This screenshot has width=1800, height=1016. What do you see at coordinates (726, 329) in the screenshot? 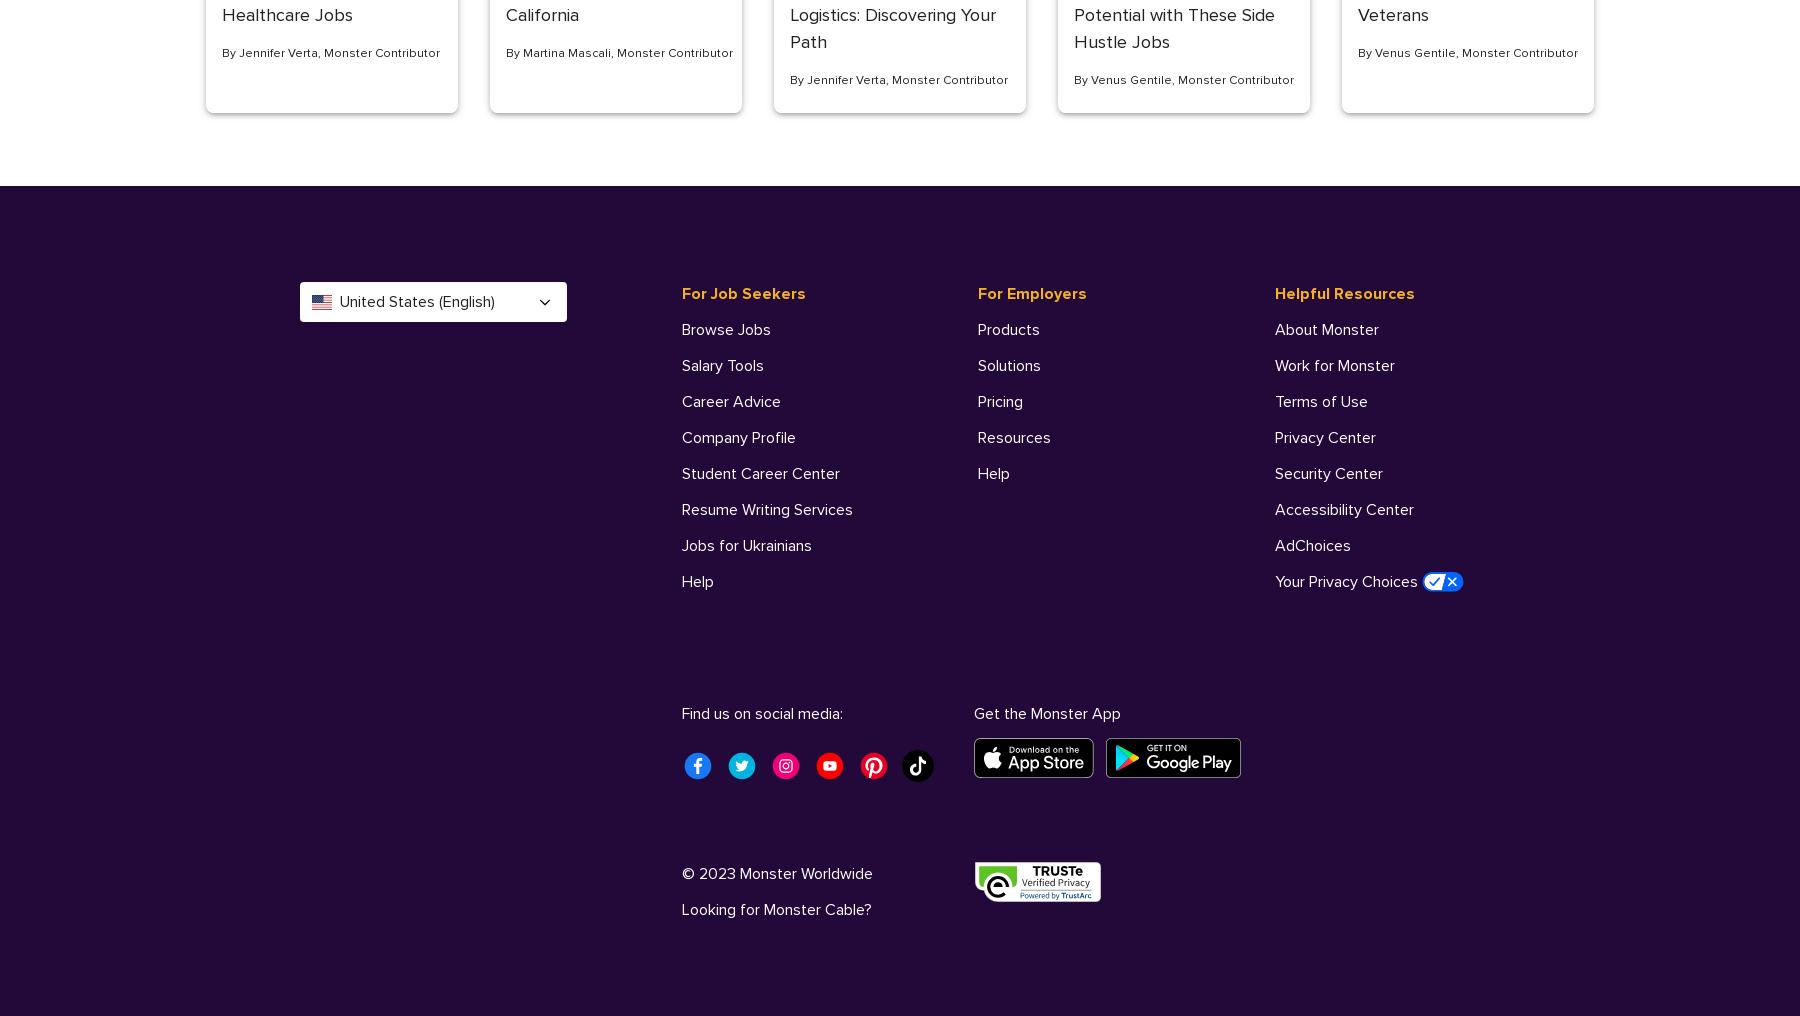
I see `'Browse Jobs'` at bounding box center [726, 329].